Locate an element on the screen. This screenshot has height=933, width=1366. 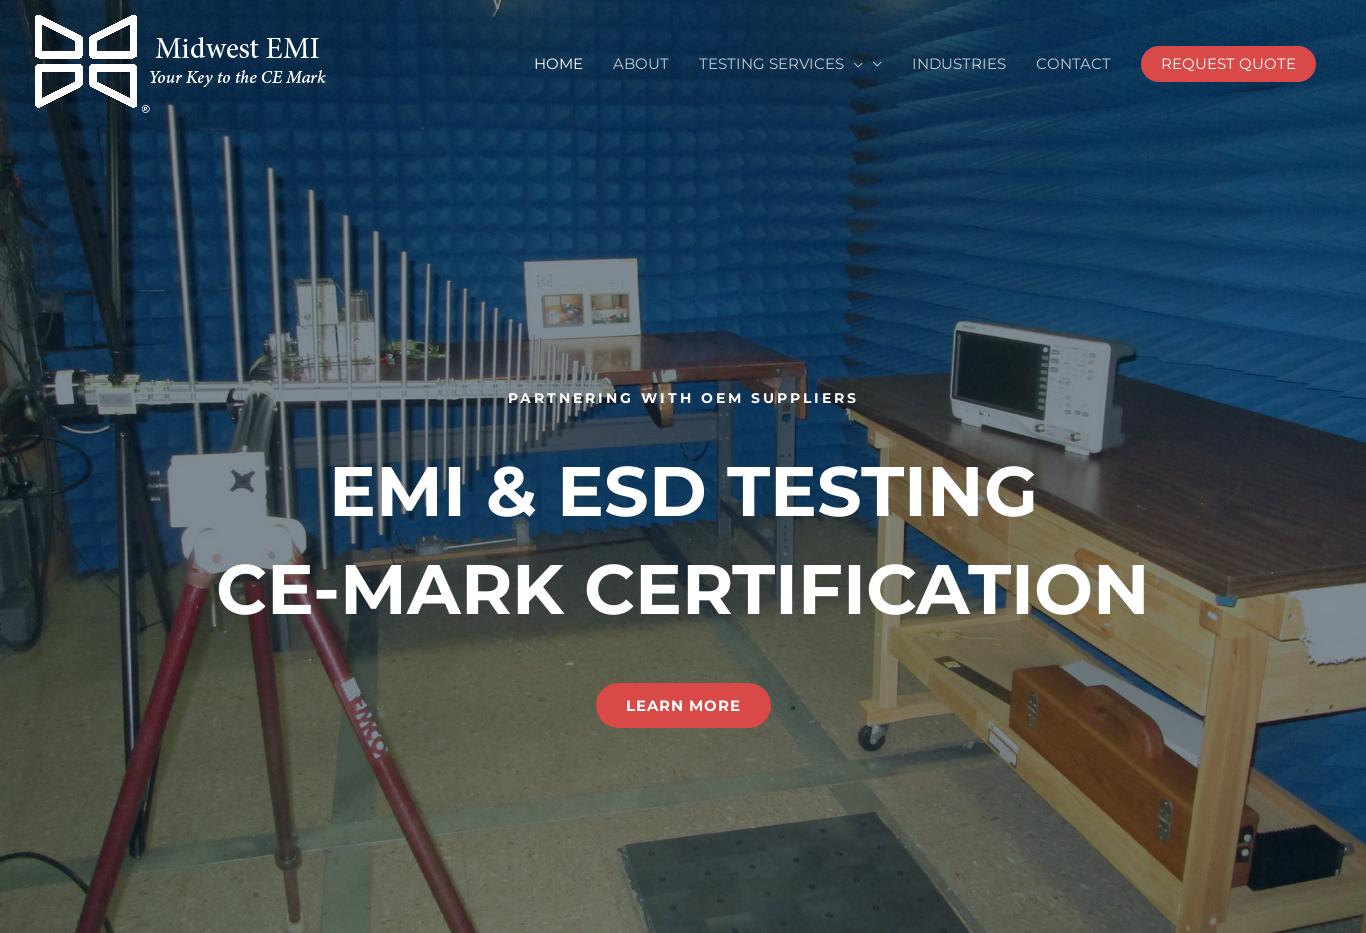
'REQUEST QUOTE' is located at coordinates (1228, 63).